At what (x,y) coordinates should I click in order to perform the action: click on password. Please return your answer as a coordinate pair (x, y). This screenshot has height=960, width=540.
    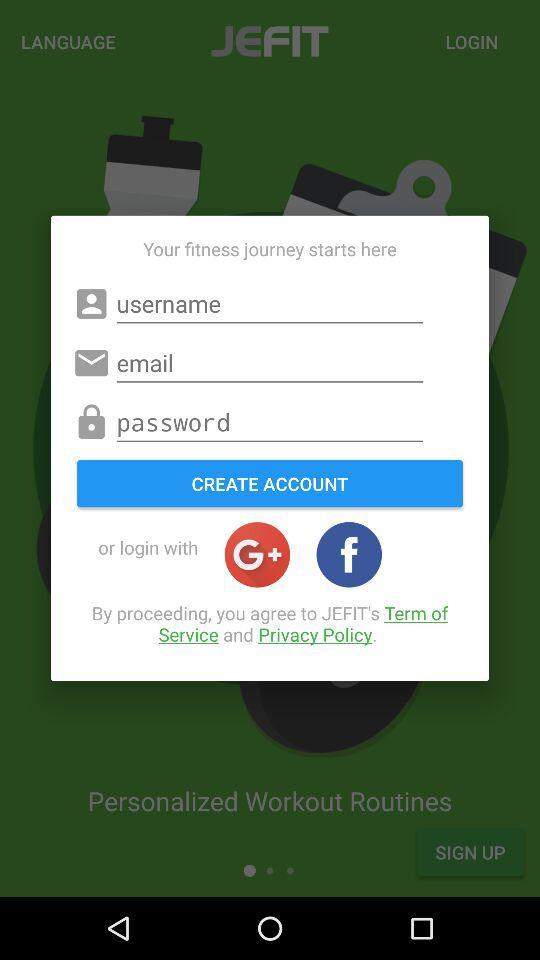
    Looking at the image, I should click on (270, 422).